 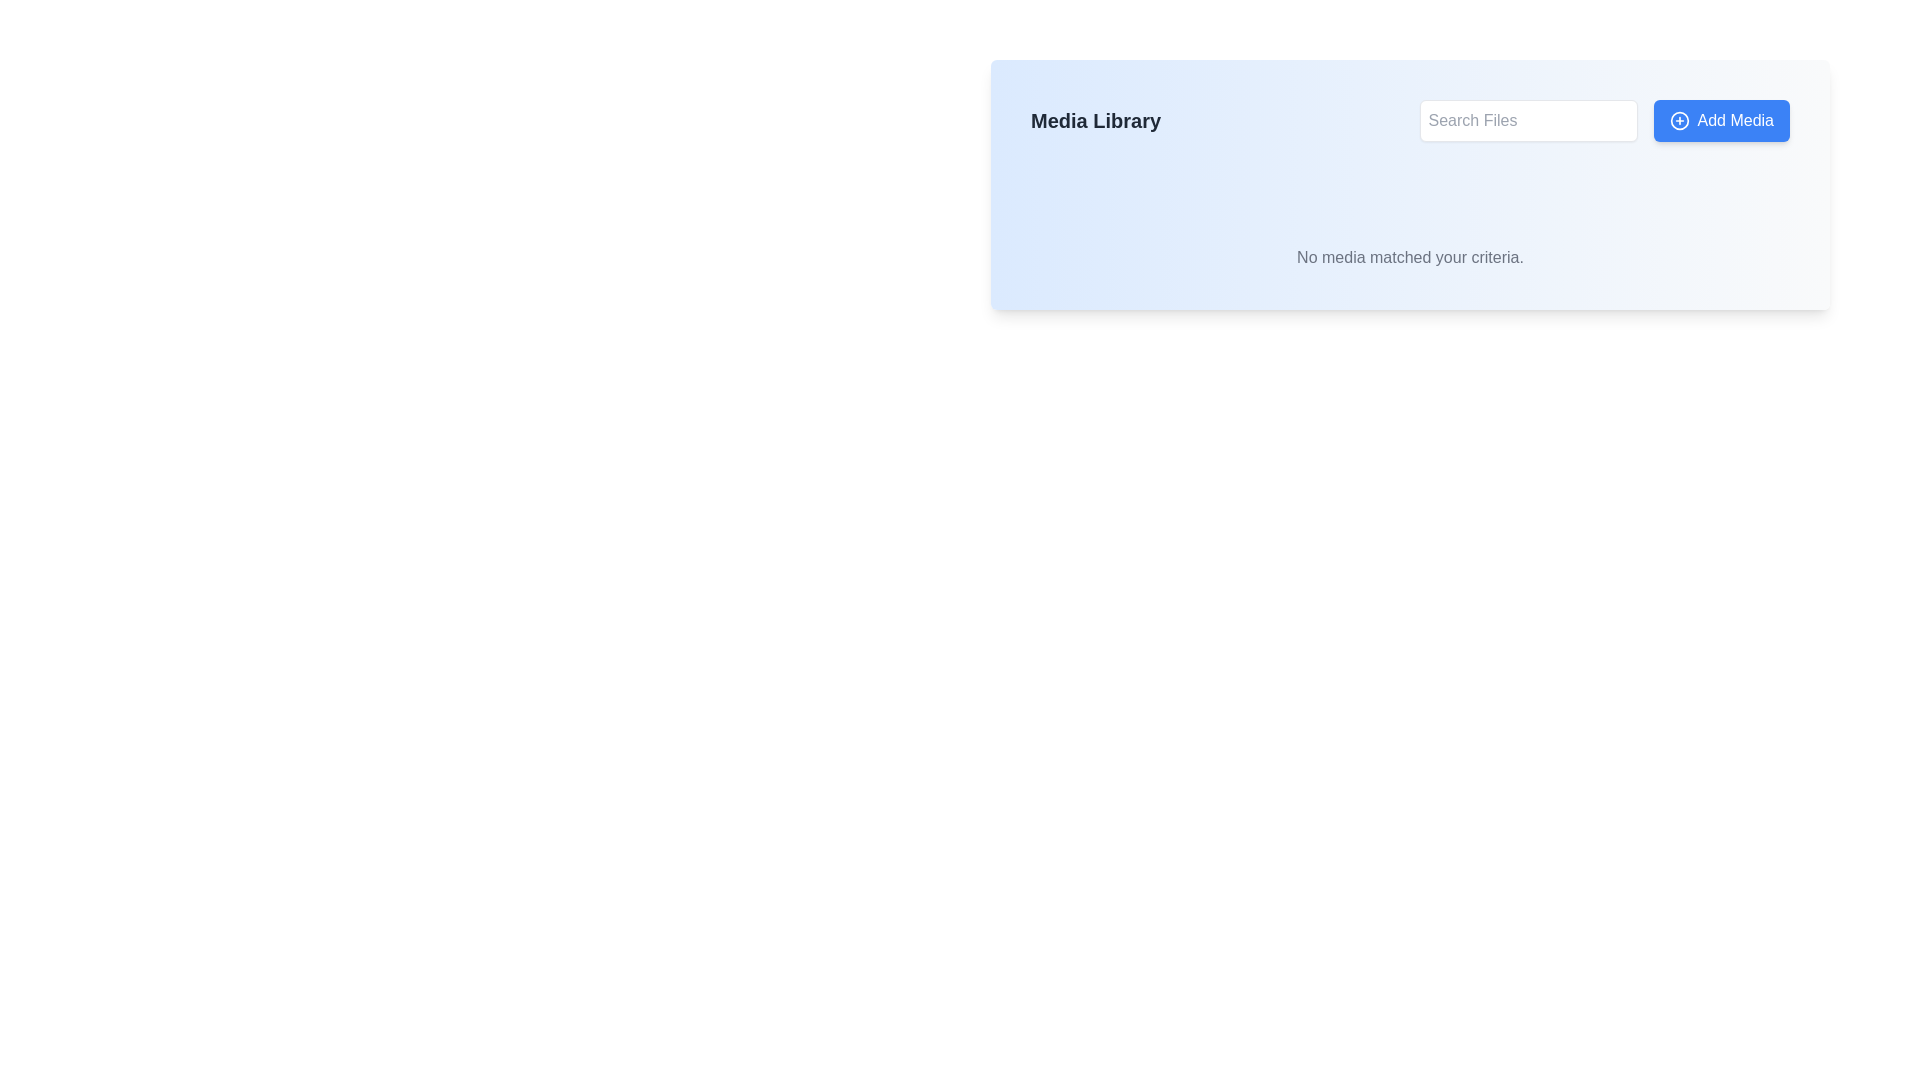 What do you see at coordinates (1734, 120) in the screenshot?
I see `the 'Add Media' text label within the button that has a blue background and white text` at bounding box center [1734, 120].